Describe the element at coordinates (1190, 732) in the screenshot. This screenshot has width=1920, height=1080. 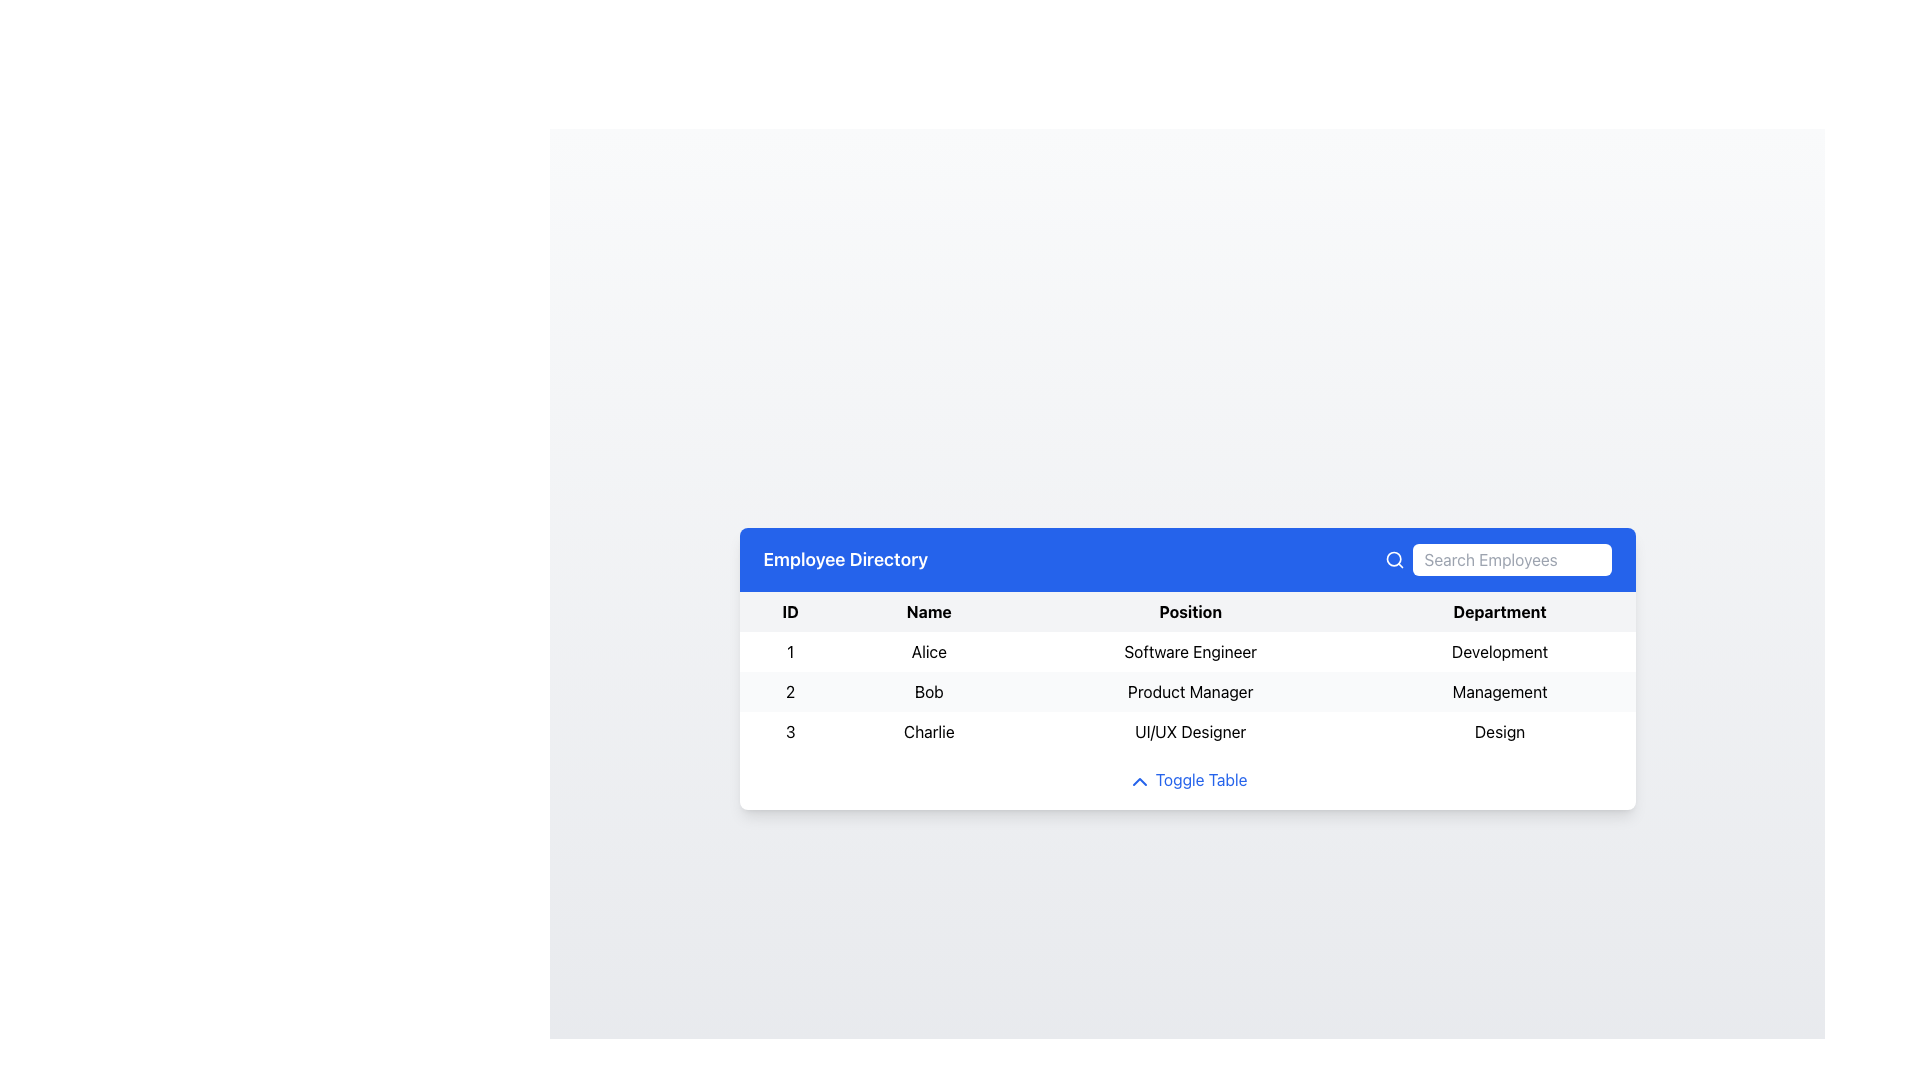
I see `the text label displaying 'UI/UX Designer' located in the third row of the table under the 'Position' column` at that location.